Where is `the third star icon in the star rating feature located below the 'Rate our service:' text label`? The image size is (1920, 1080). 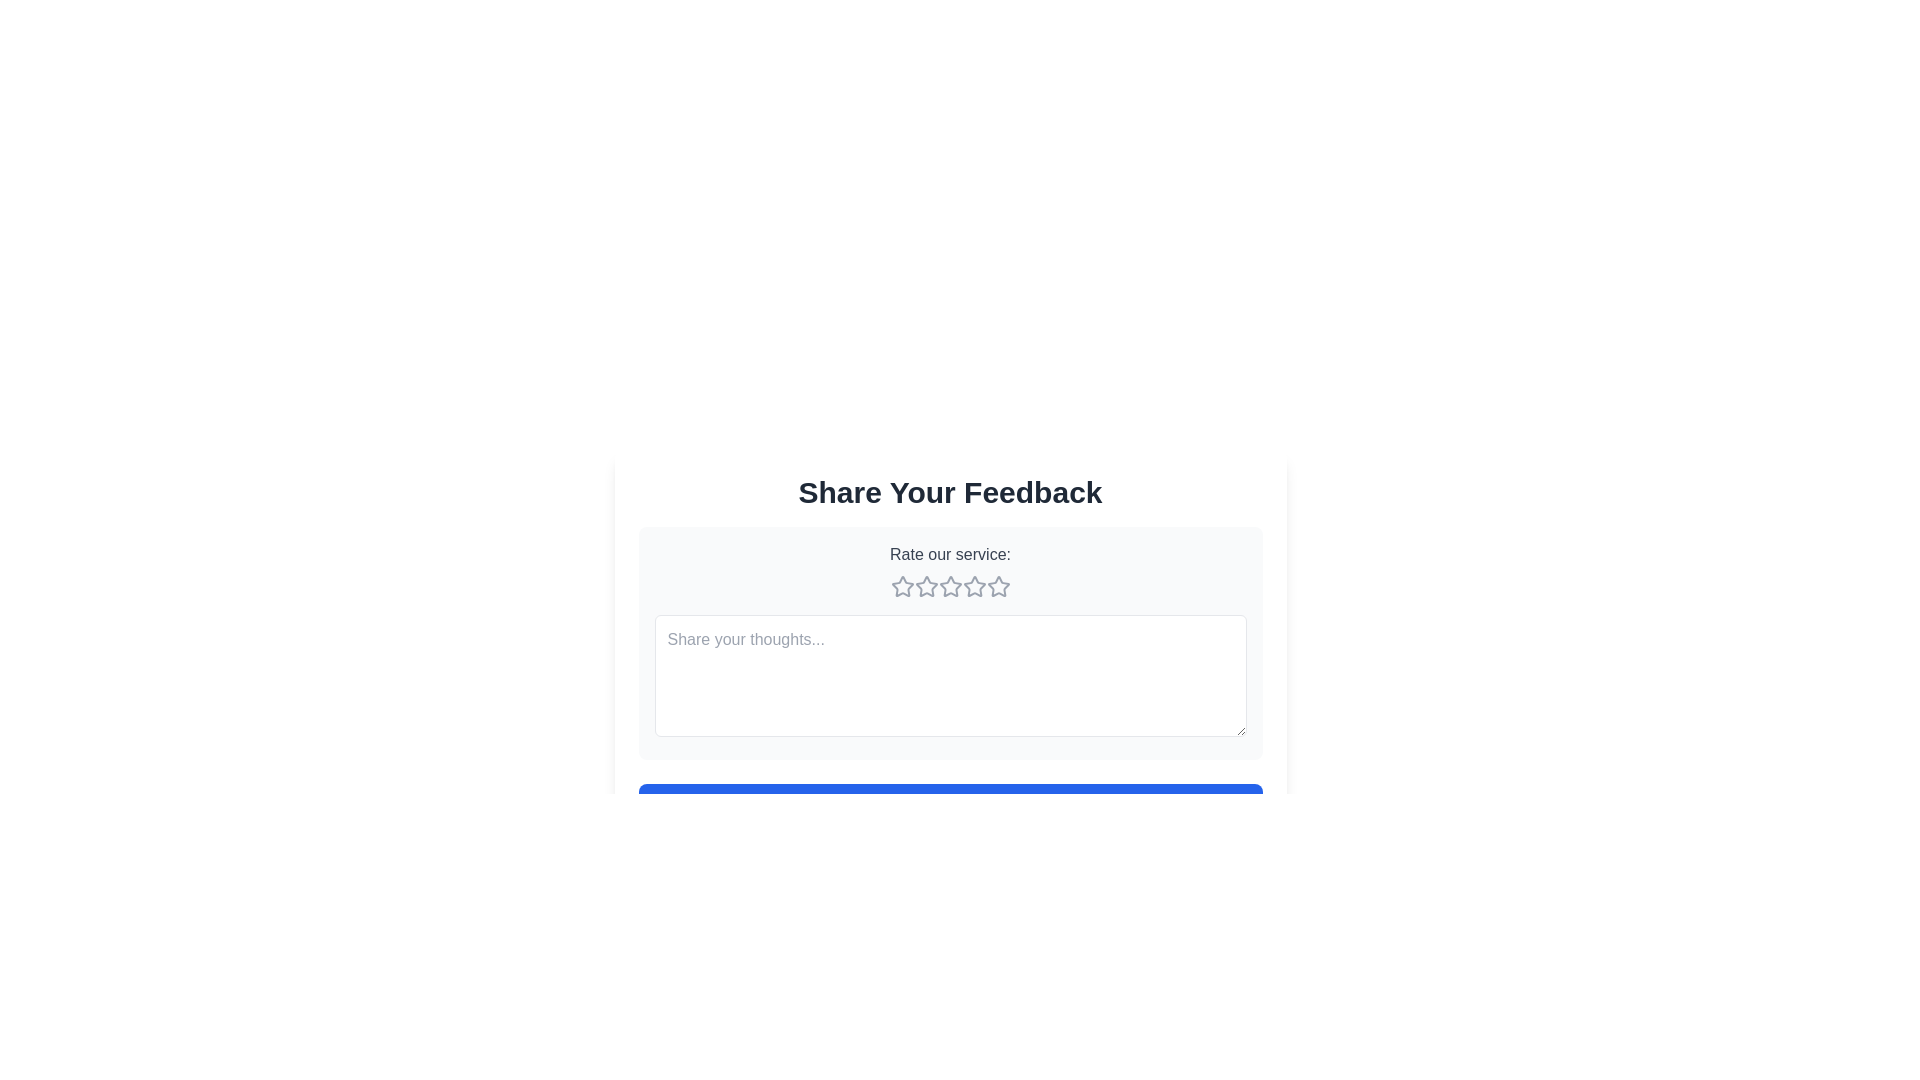 the third star icon in the star rating feature located below the 'Rate our service:' text label is located at coordinates (949, 585).